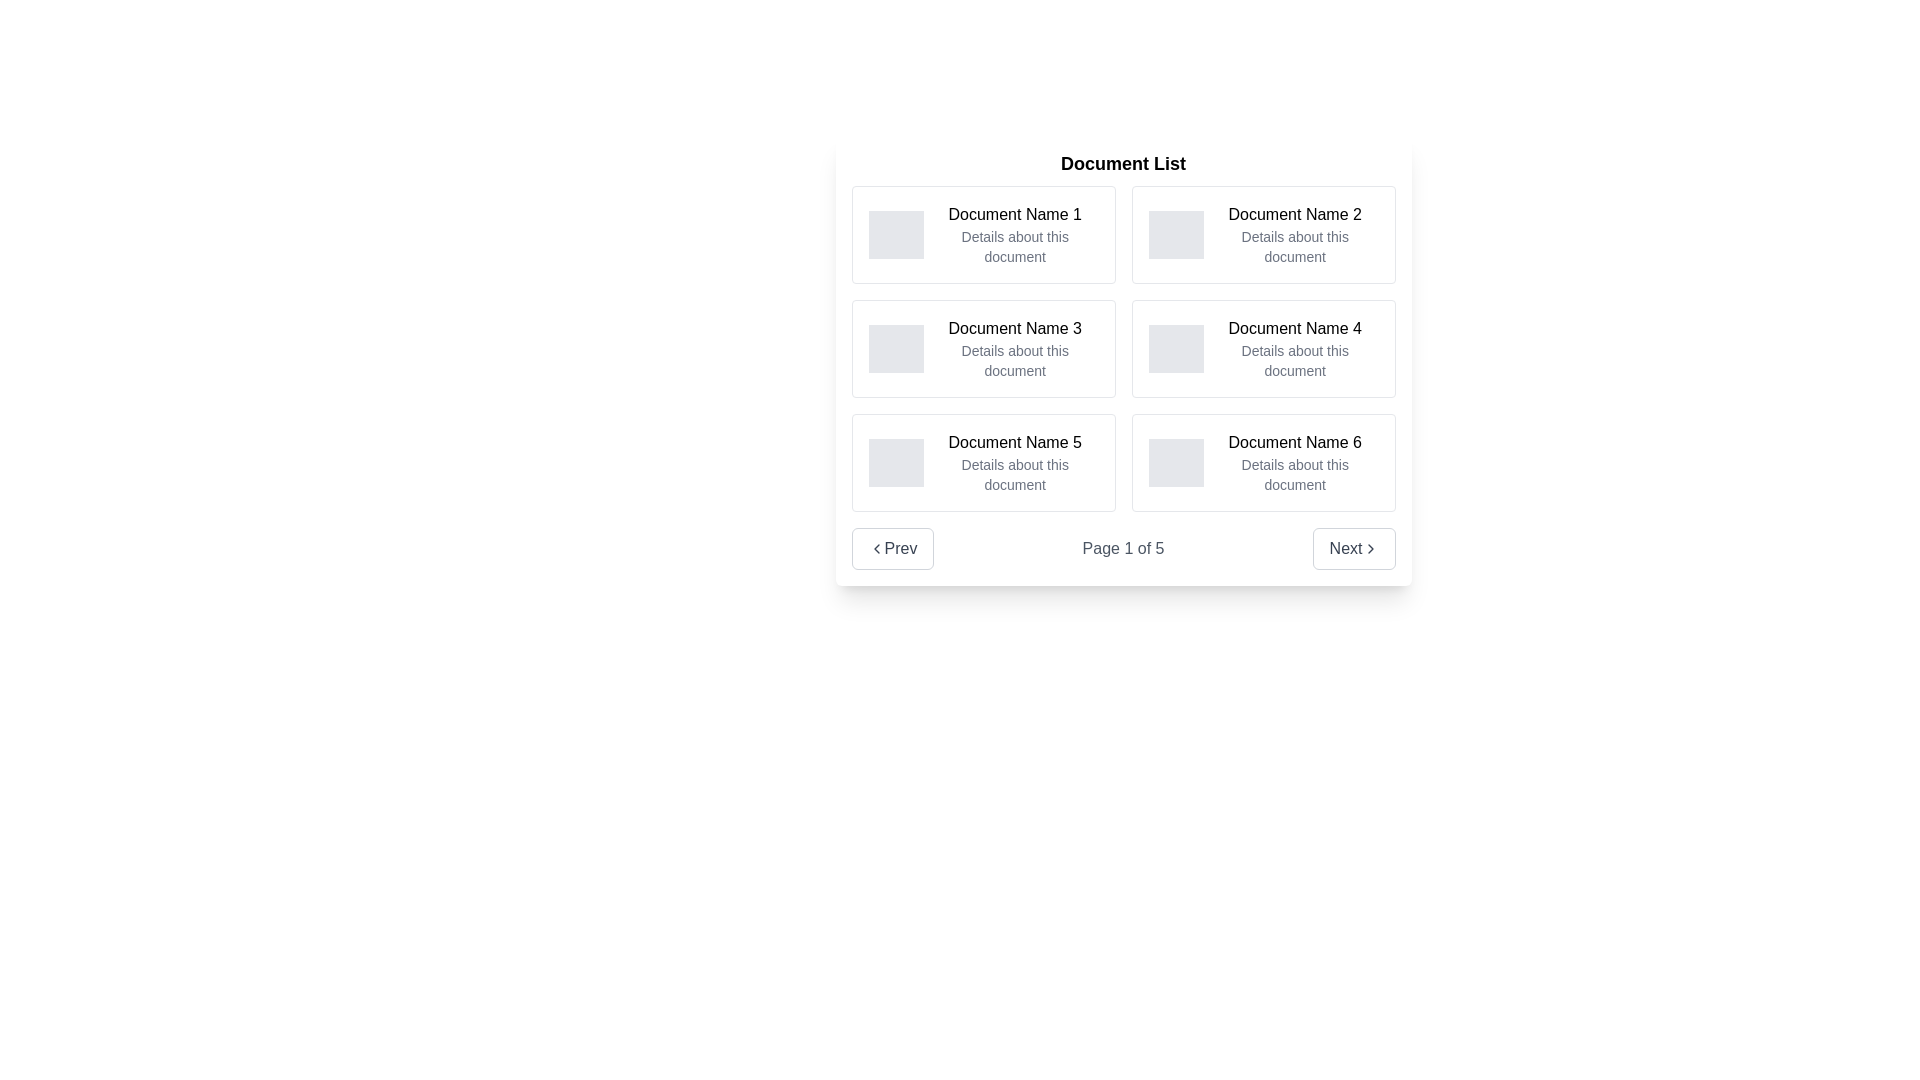  Describe the element at coordinates (1369, 548) in the screenshot. I see `the right-pointing chevron icon styled with a black stroke inside the square button adjacent to the text 'Next'` at that location.